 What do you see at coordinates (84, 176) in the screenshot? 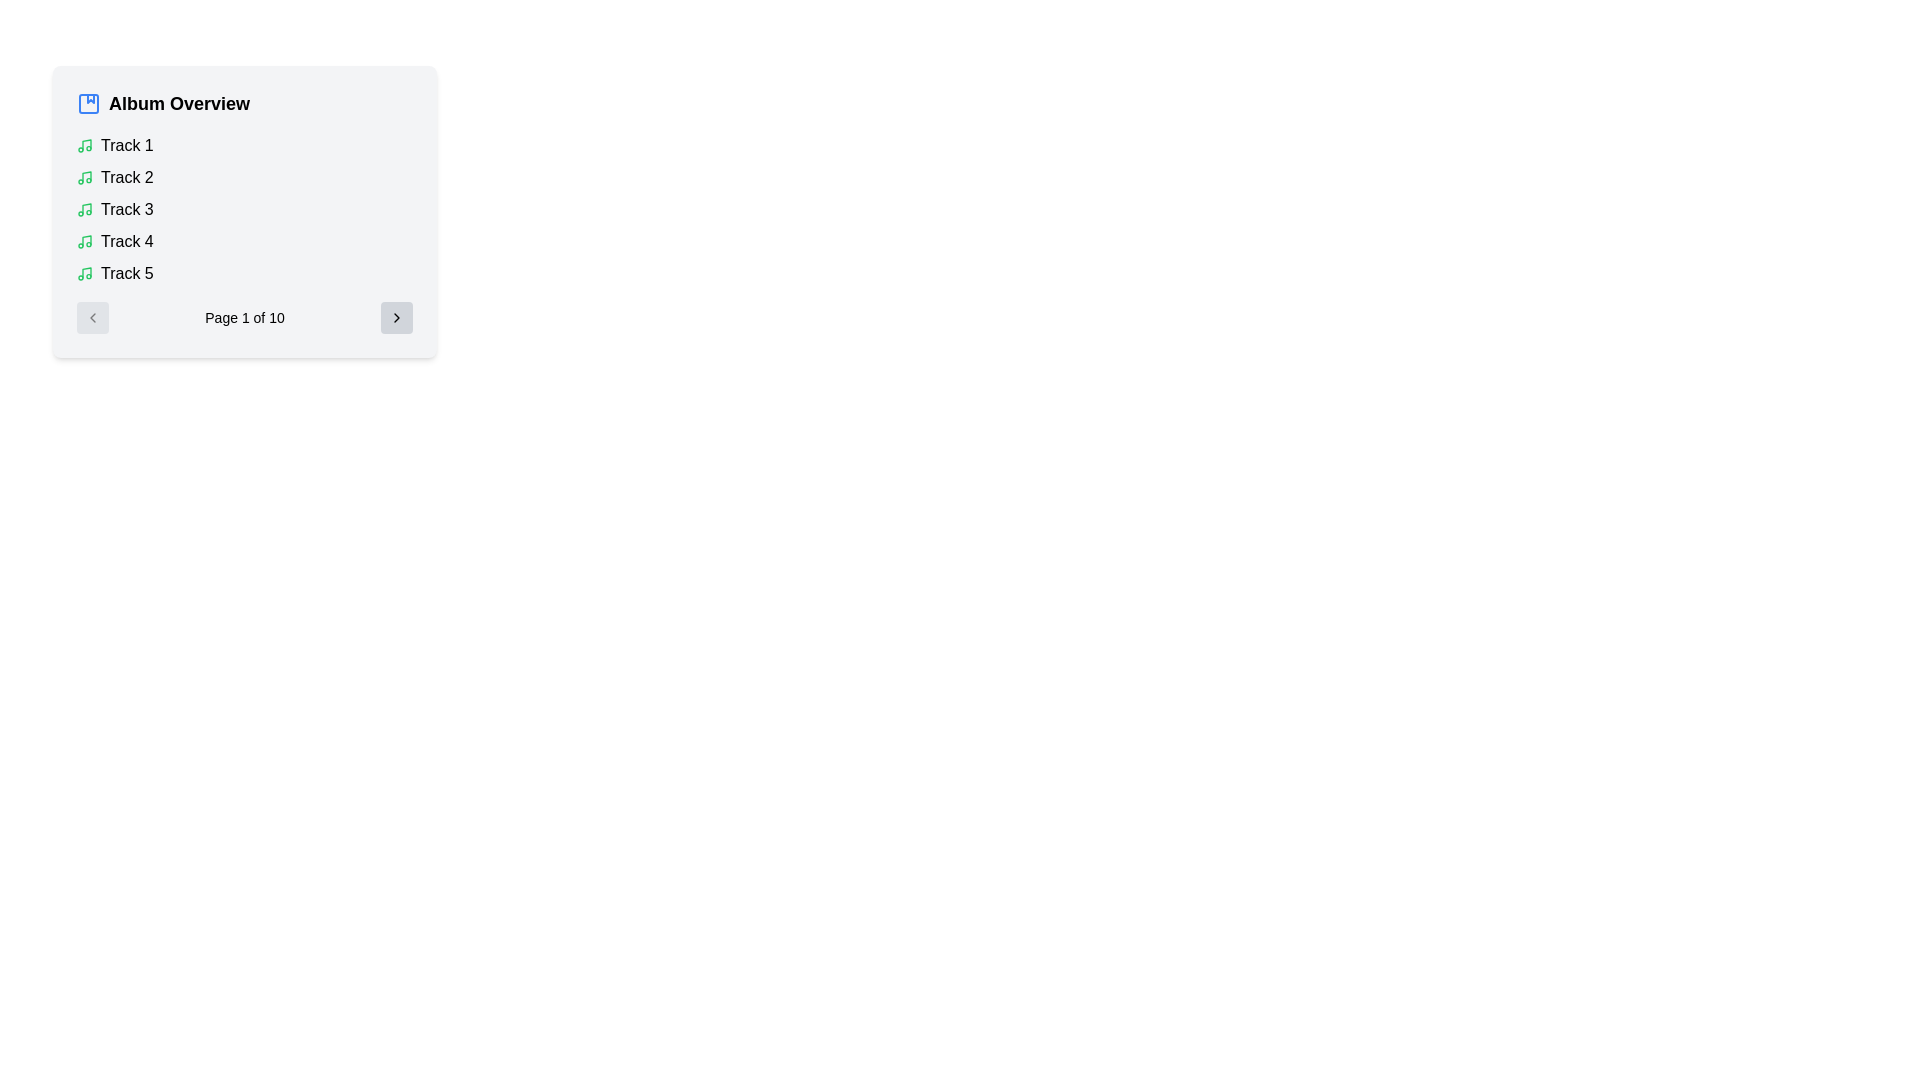
I see `the icon representing 'Track 2' in the vertical list within the 'Album Overview' panel` at bounding box center [84, 176].